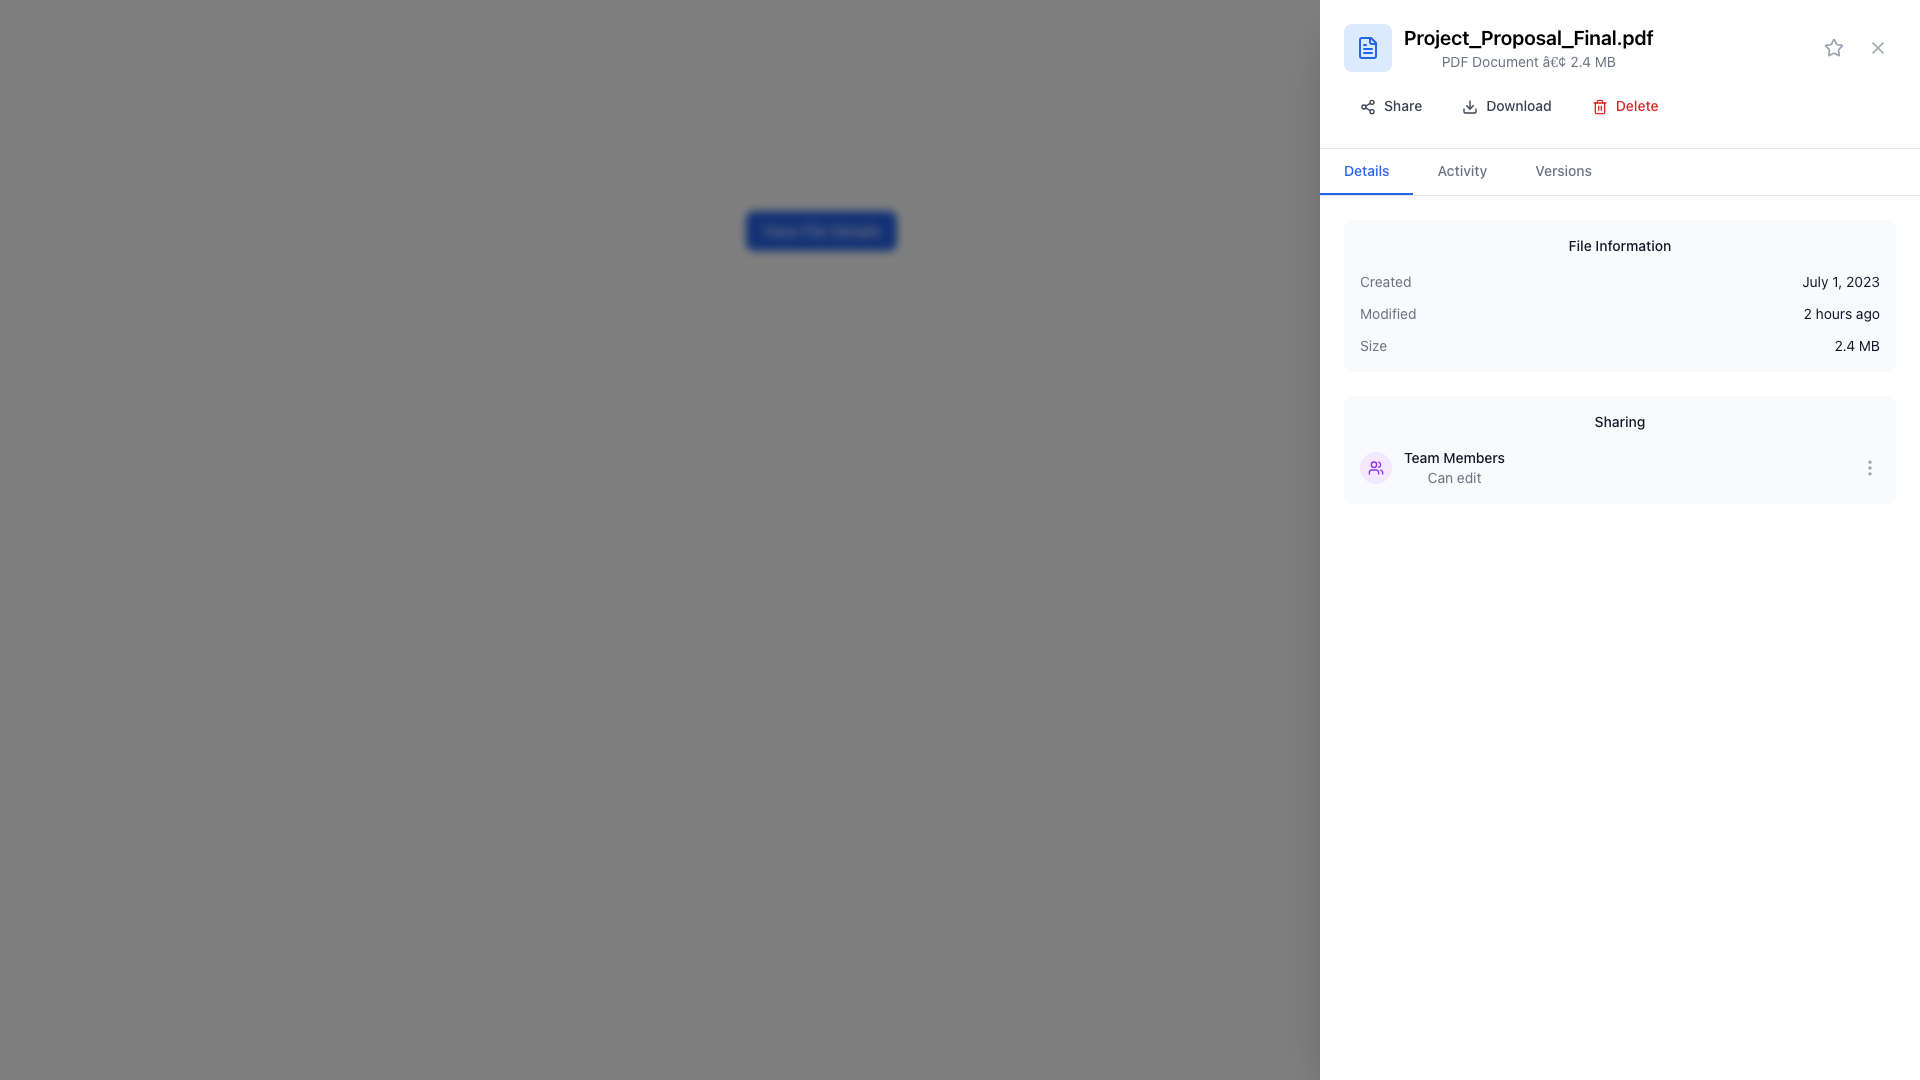  I want to click on the star-shaped icon with a hollow center, located in the top-right corner of the interface, adjacent to the close button ('X'), so click(1833, 46).